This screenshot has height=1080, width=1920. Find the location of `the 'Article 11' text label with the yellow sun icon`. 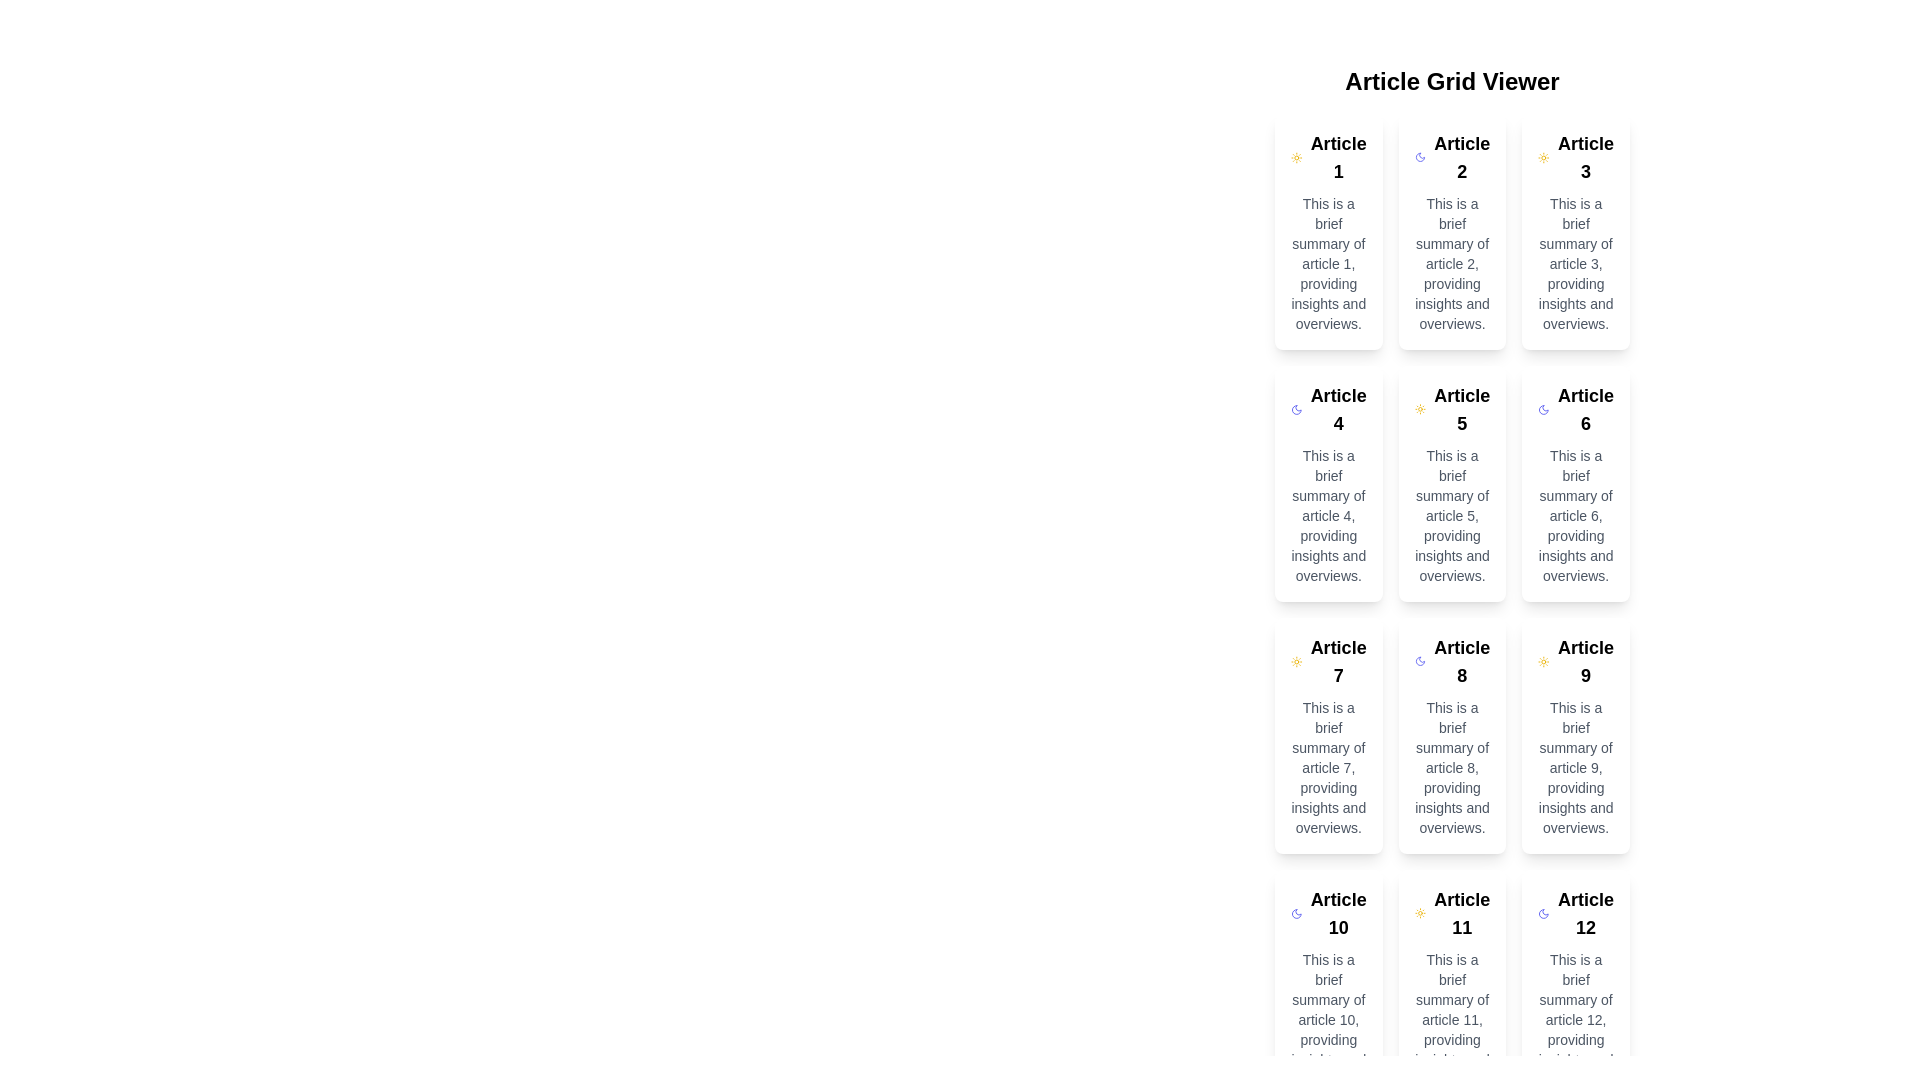

the 'Article 11' text label with the yellow sun icon is located at coordinates (1452, 914).